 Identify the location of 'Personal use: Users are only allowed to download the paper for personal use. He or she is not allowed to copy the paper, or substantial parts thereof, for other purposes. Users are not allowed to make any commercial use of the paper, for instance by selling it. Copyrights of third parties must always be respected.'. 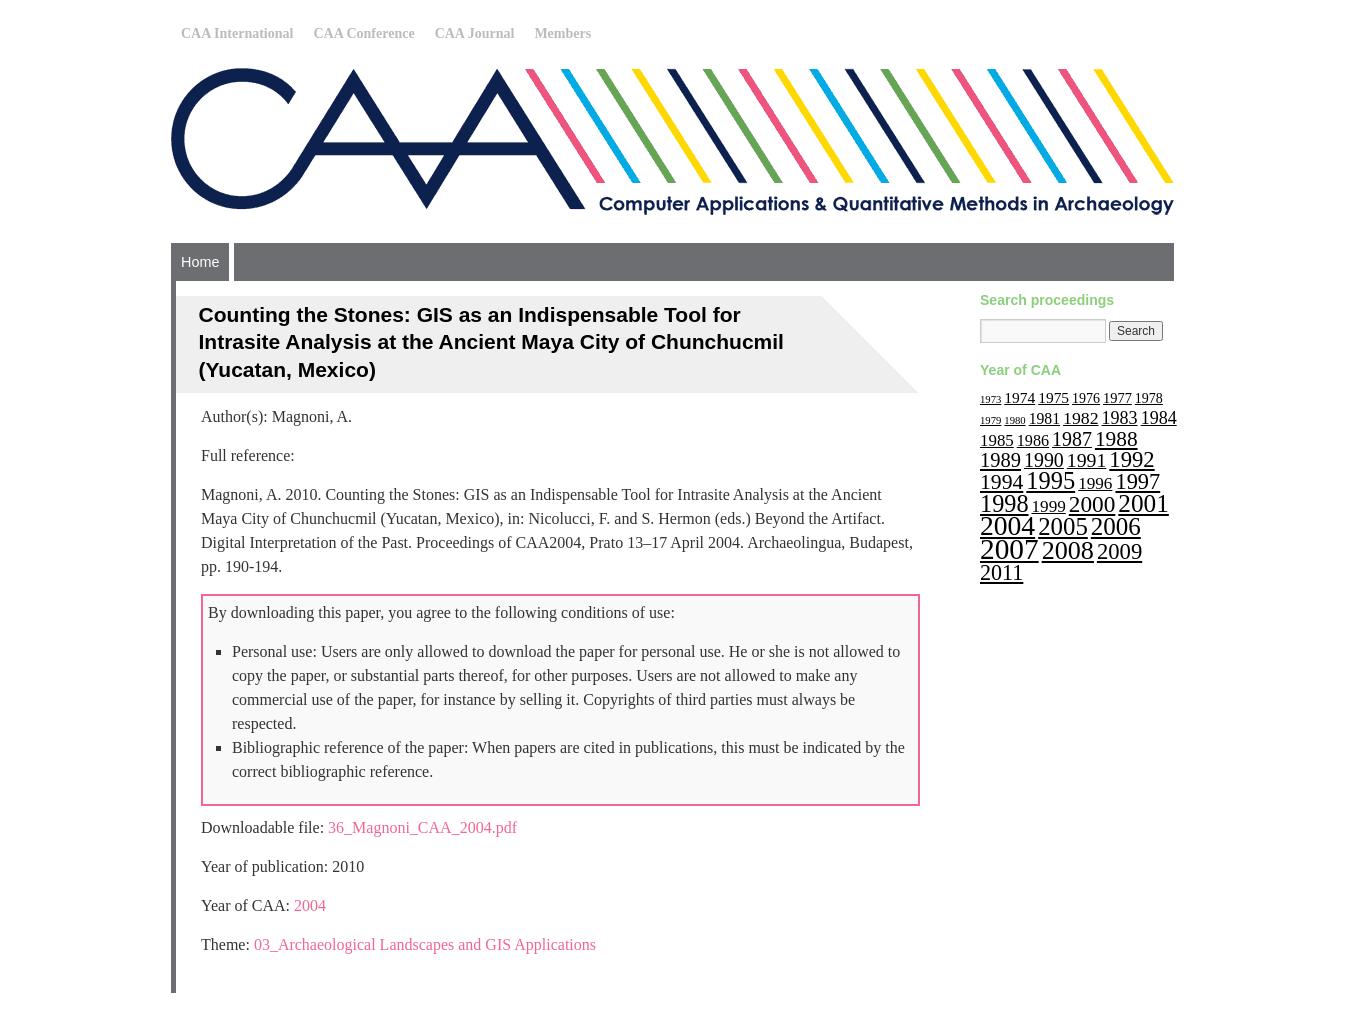
(565, 685).